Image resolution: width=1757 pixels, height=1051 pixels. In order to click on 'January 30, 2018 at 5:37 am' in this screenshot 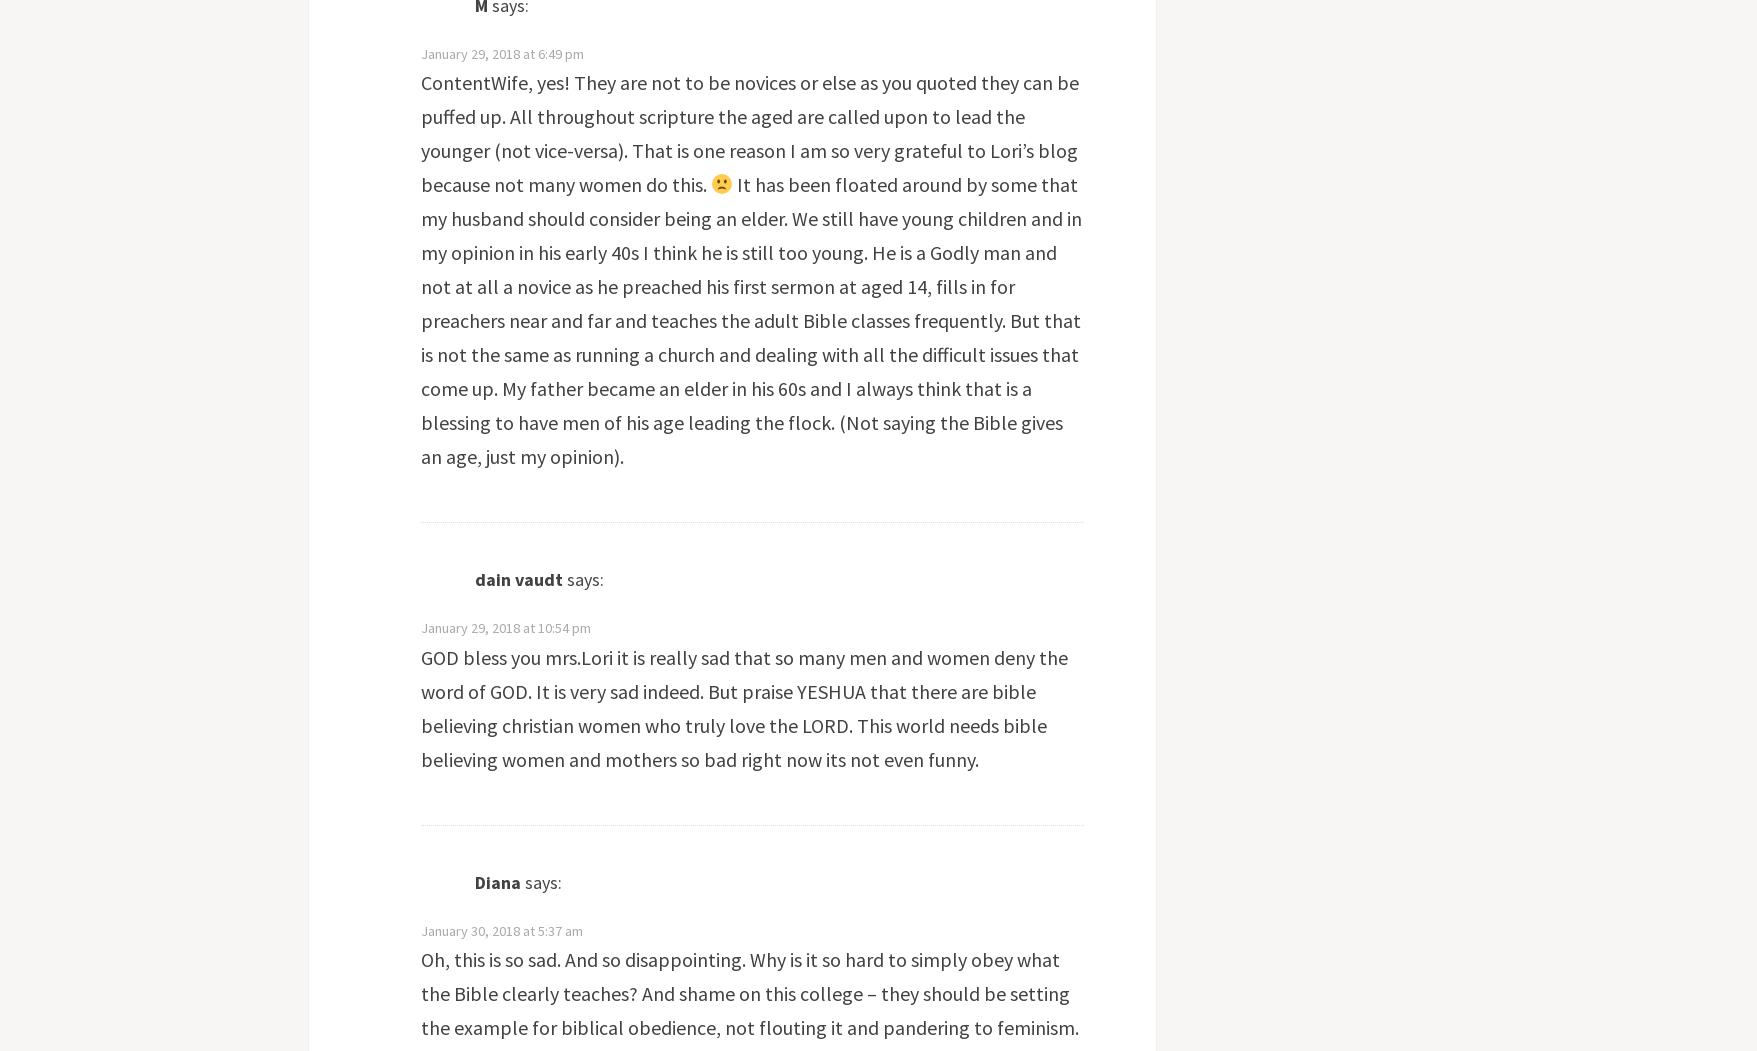, I will do `click(499, 930)`.